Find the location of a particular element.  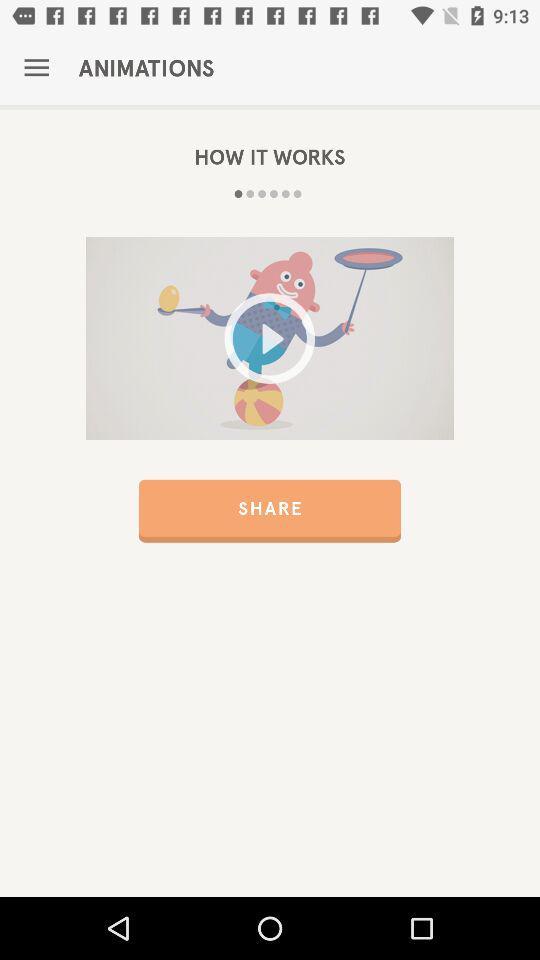

click play button is located at coordinates (270, 338).